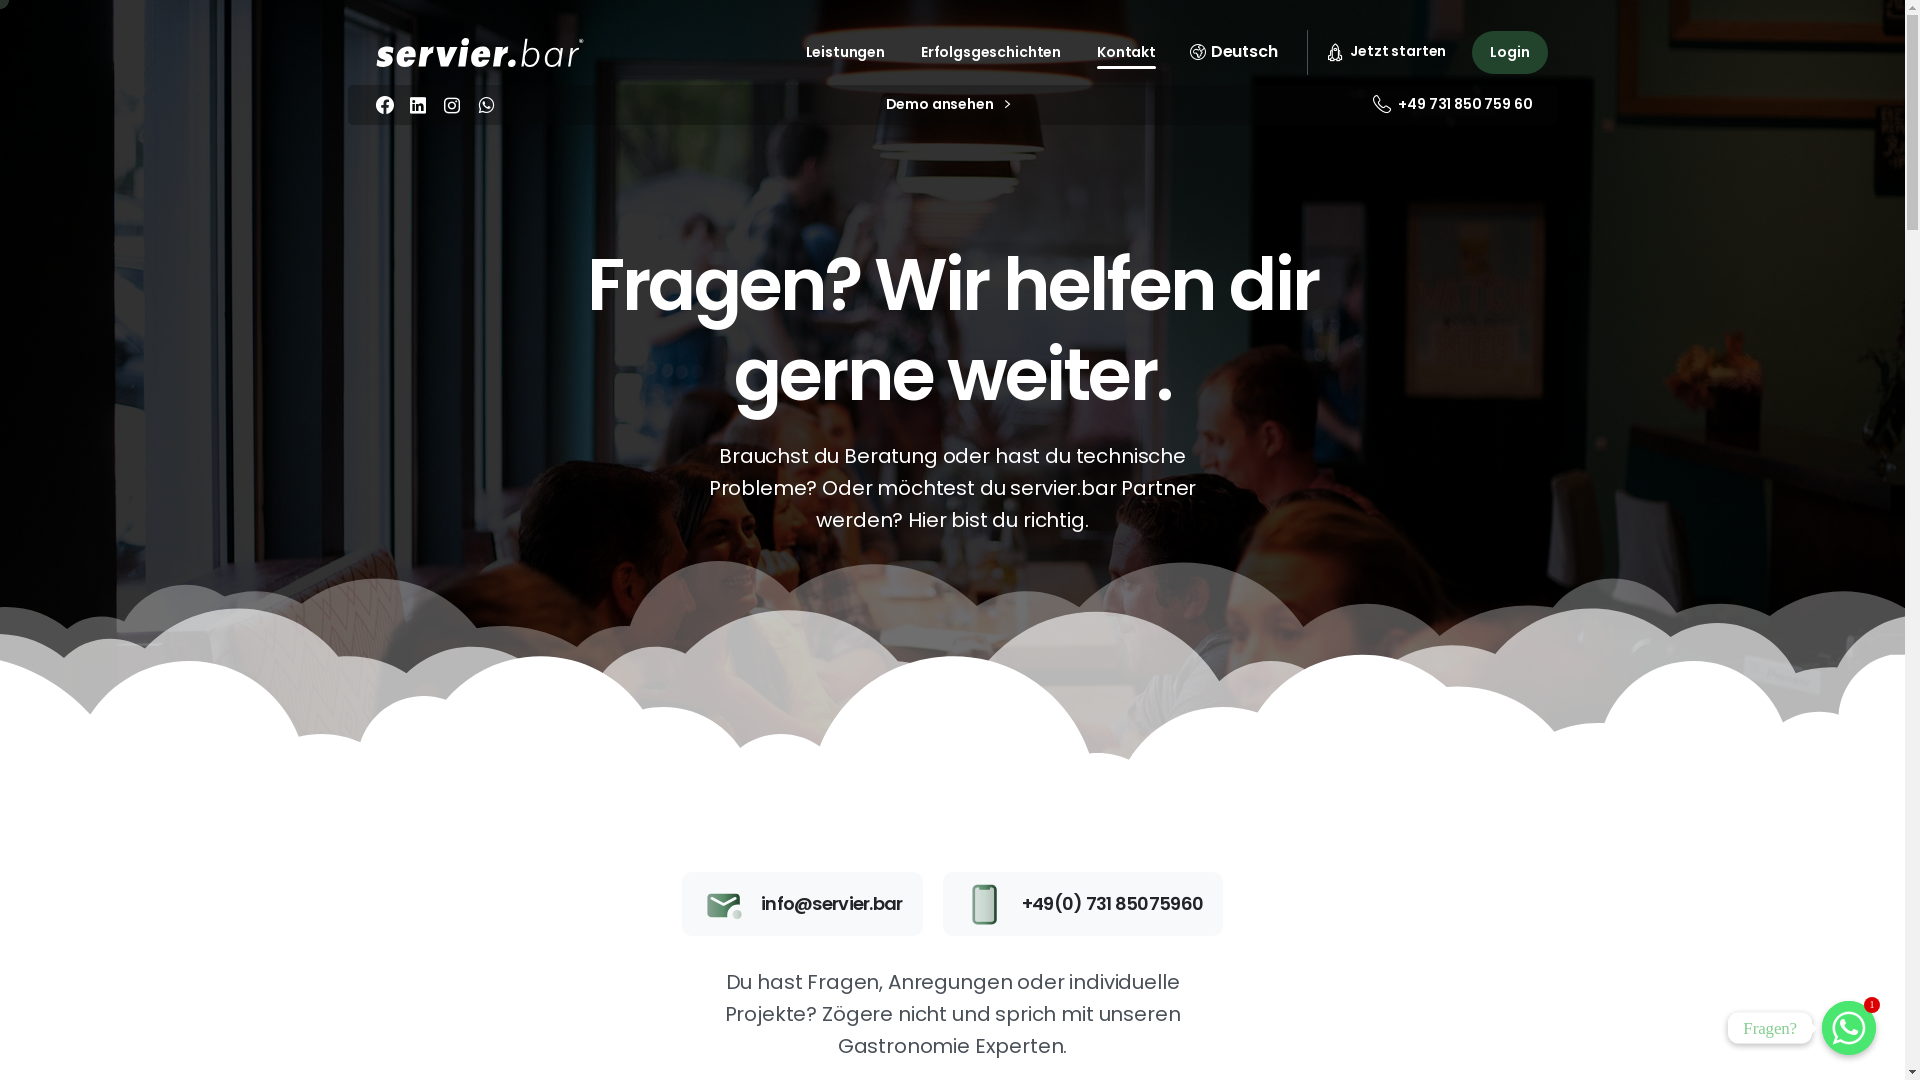 The width and height of the screenshot is (1920, 1080). Describe the element at coordinates (1453, 104) in the screenshot. I see `'+49 731 850 759 60'` at that location.